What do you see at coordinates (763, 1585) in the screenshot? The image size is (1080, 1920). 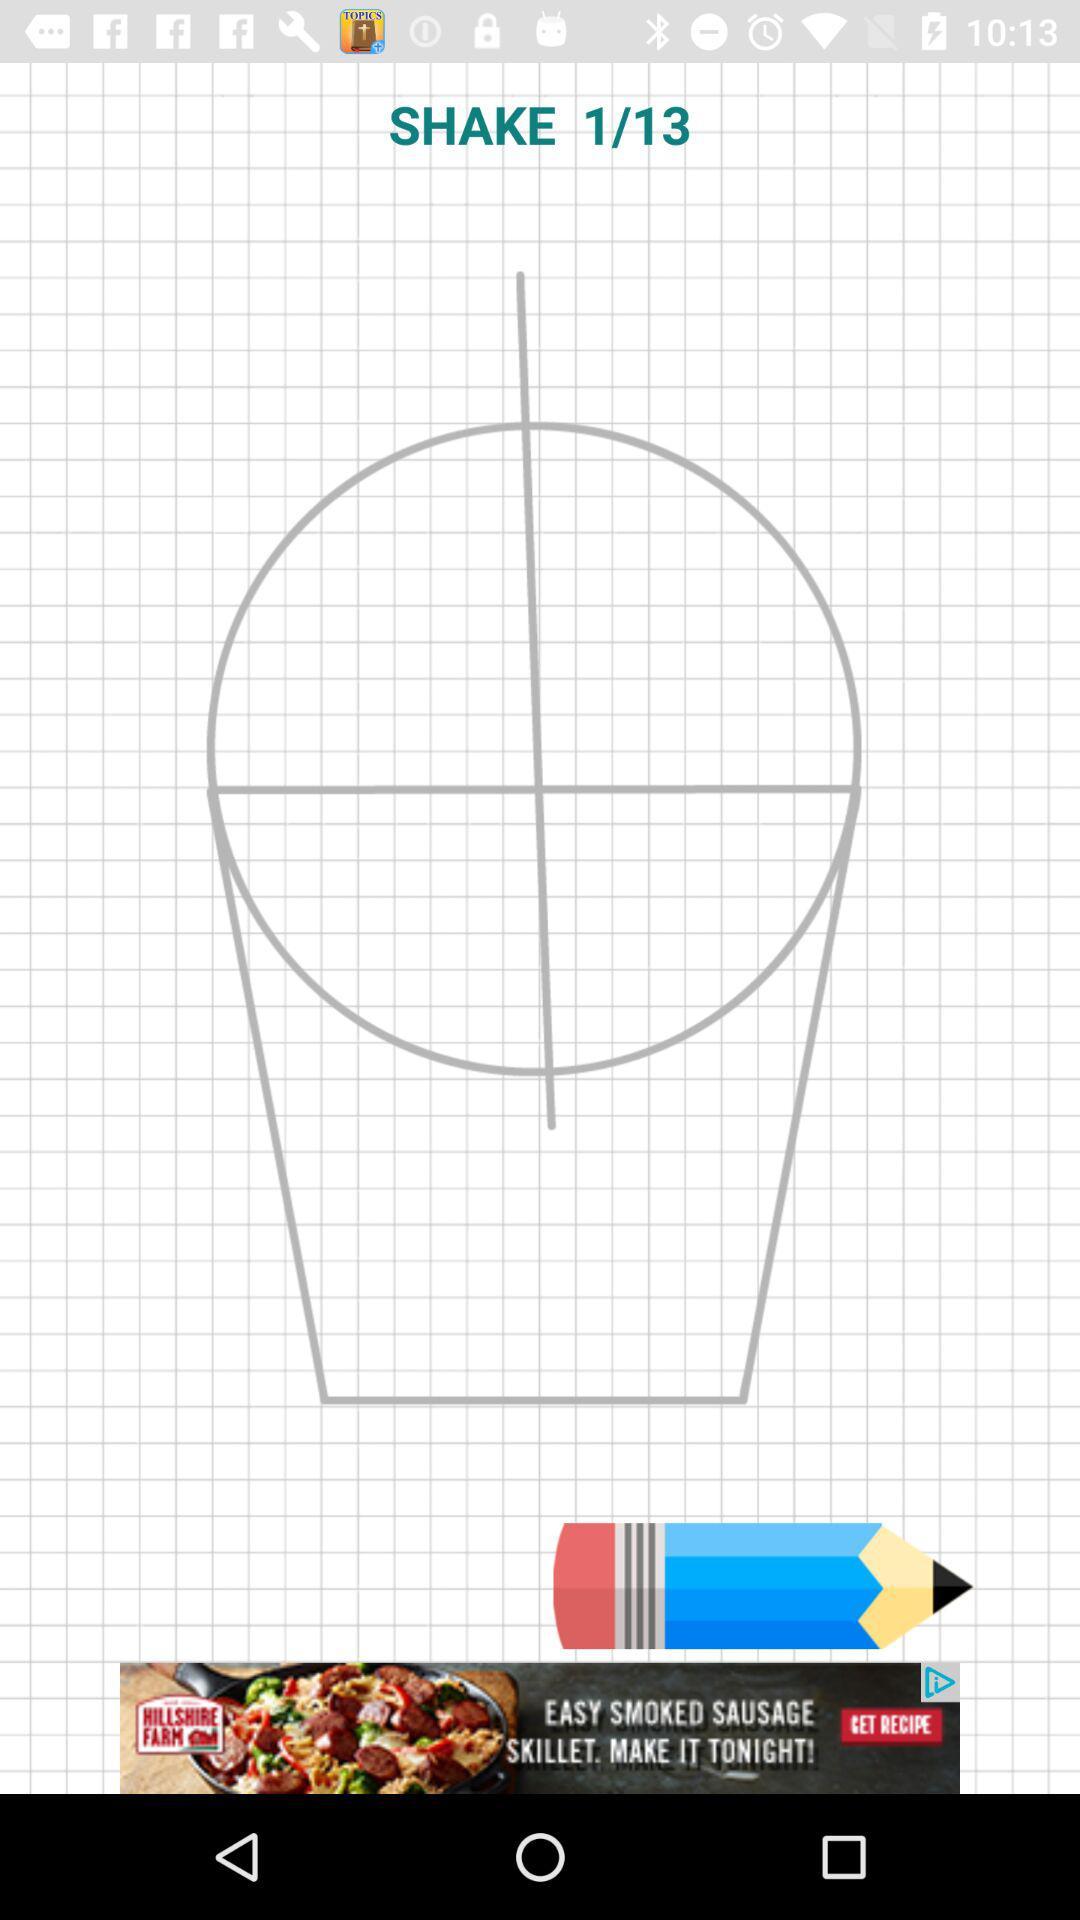 I see `next arrow option` at bounding box center [763, 1585].